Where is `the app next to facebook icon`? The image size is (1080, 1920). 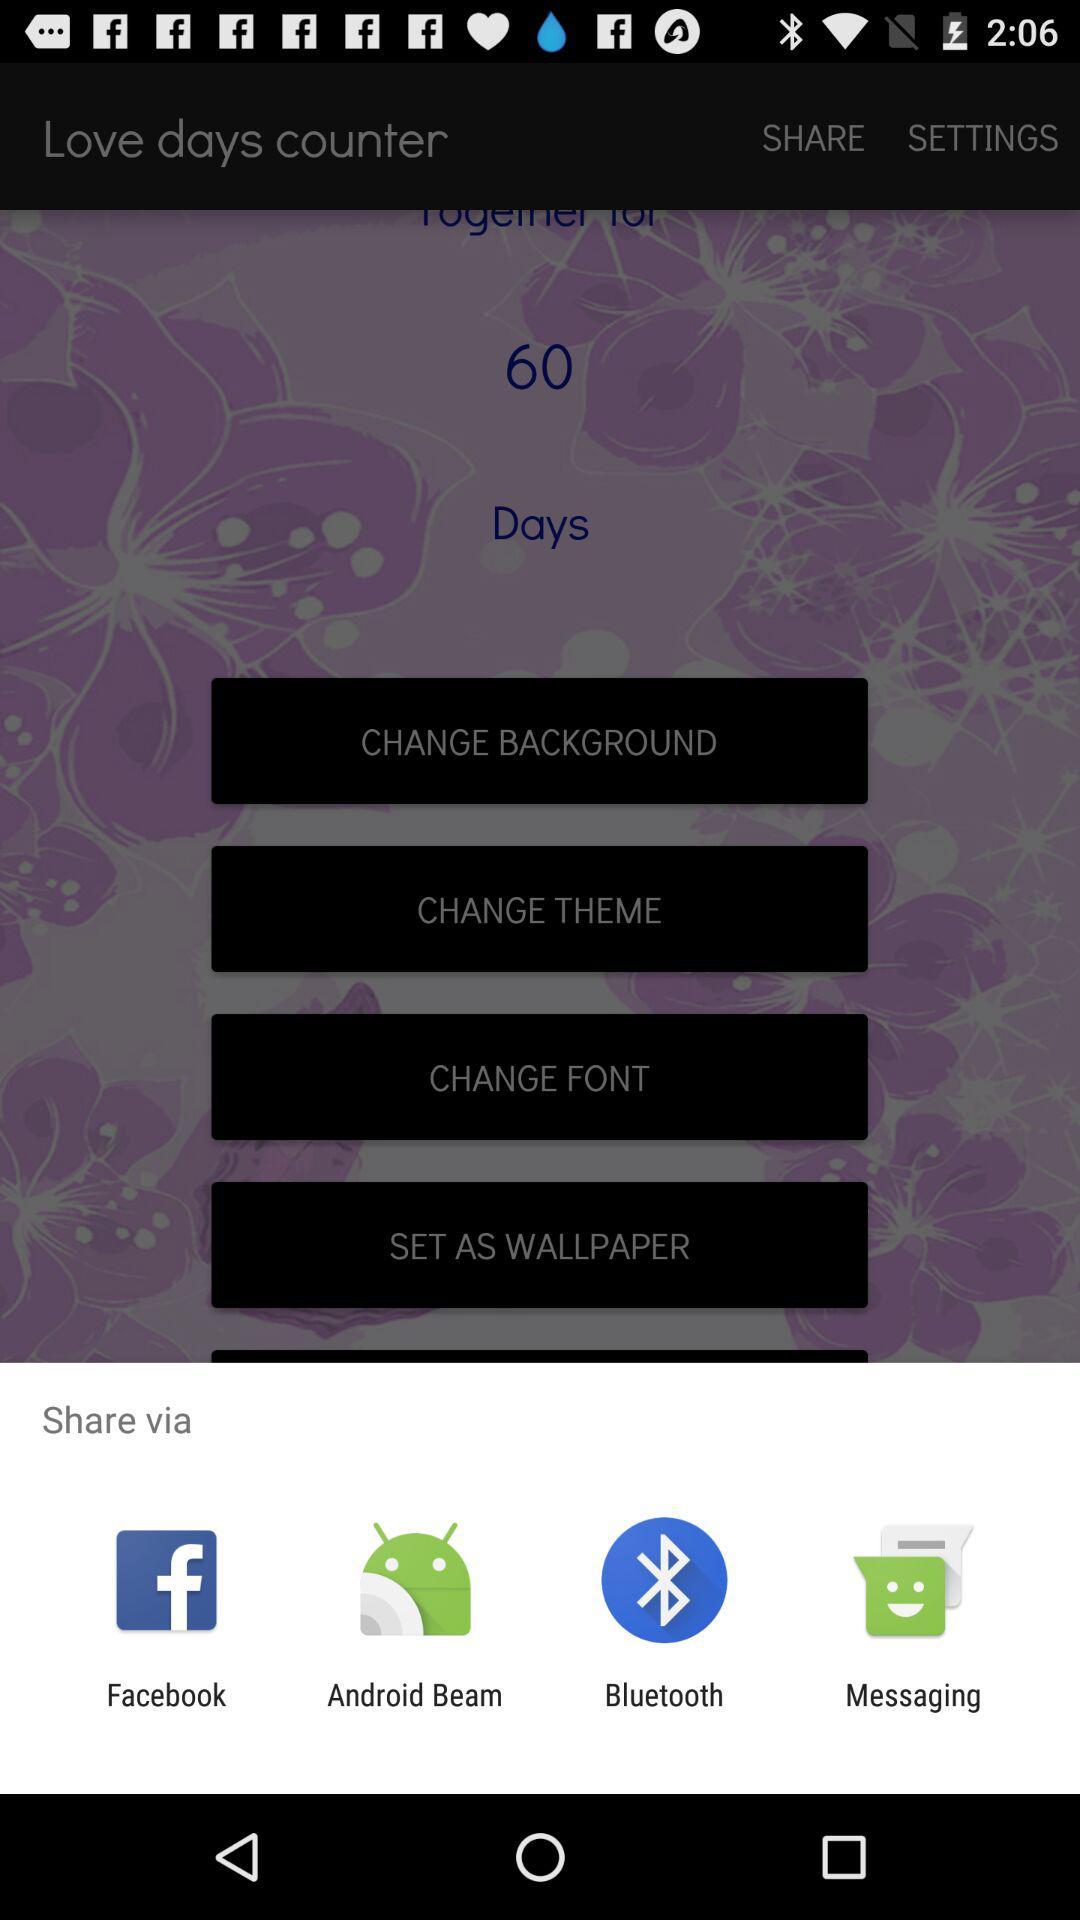
the app next to facebook icon is located at coordinates (414, 1711).